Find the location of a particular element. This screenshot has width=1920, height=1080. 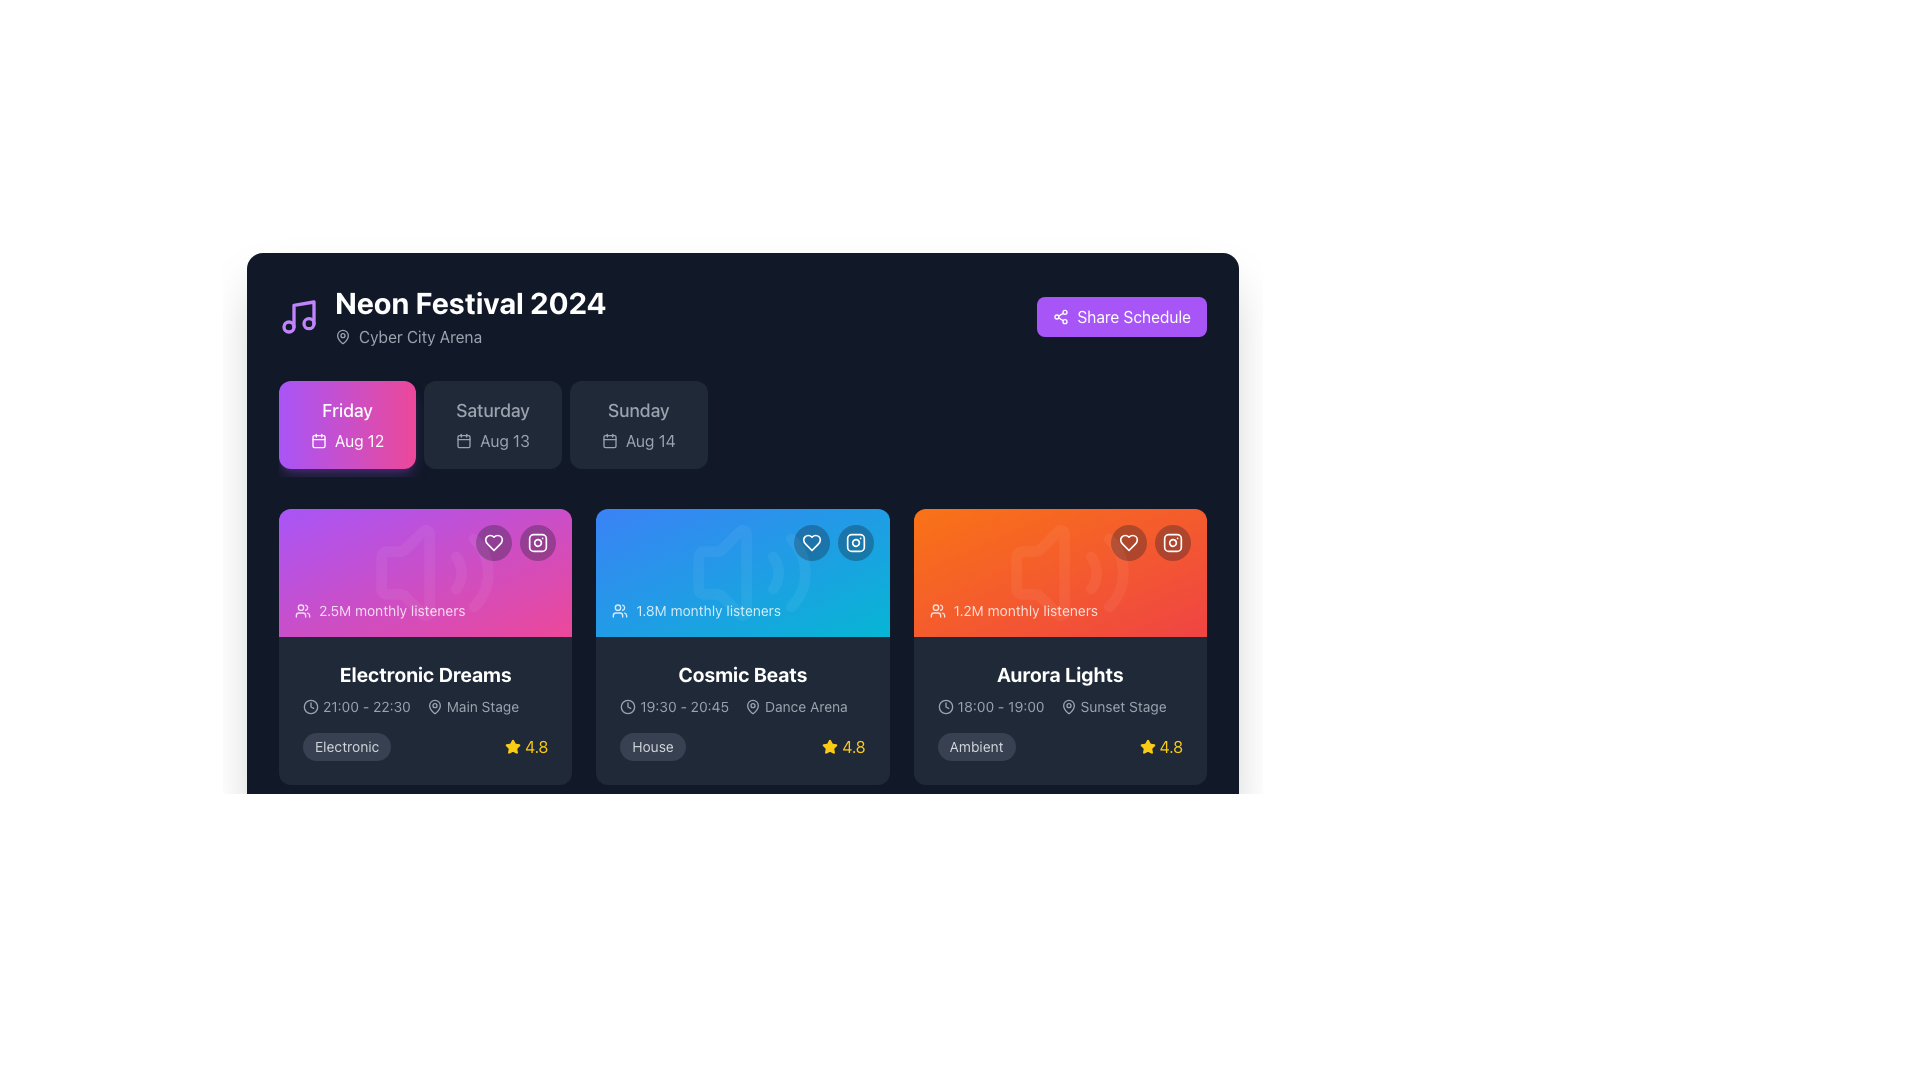

the SVG Circle Element that forms the circular border of the clock icon in the 'Aurora Lights' card, located in the bottom row of the application is located at coordinates (944, 705).